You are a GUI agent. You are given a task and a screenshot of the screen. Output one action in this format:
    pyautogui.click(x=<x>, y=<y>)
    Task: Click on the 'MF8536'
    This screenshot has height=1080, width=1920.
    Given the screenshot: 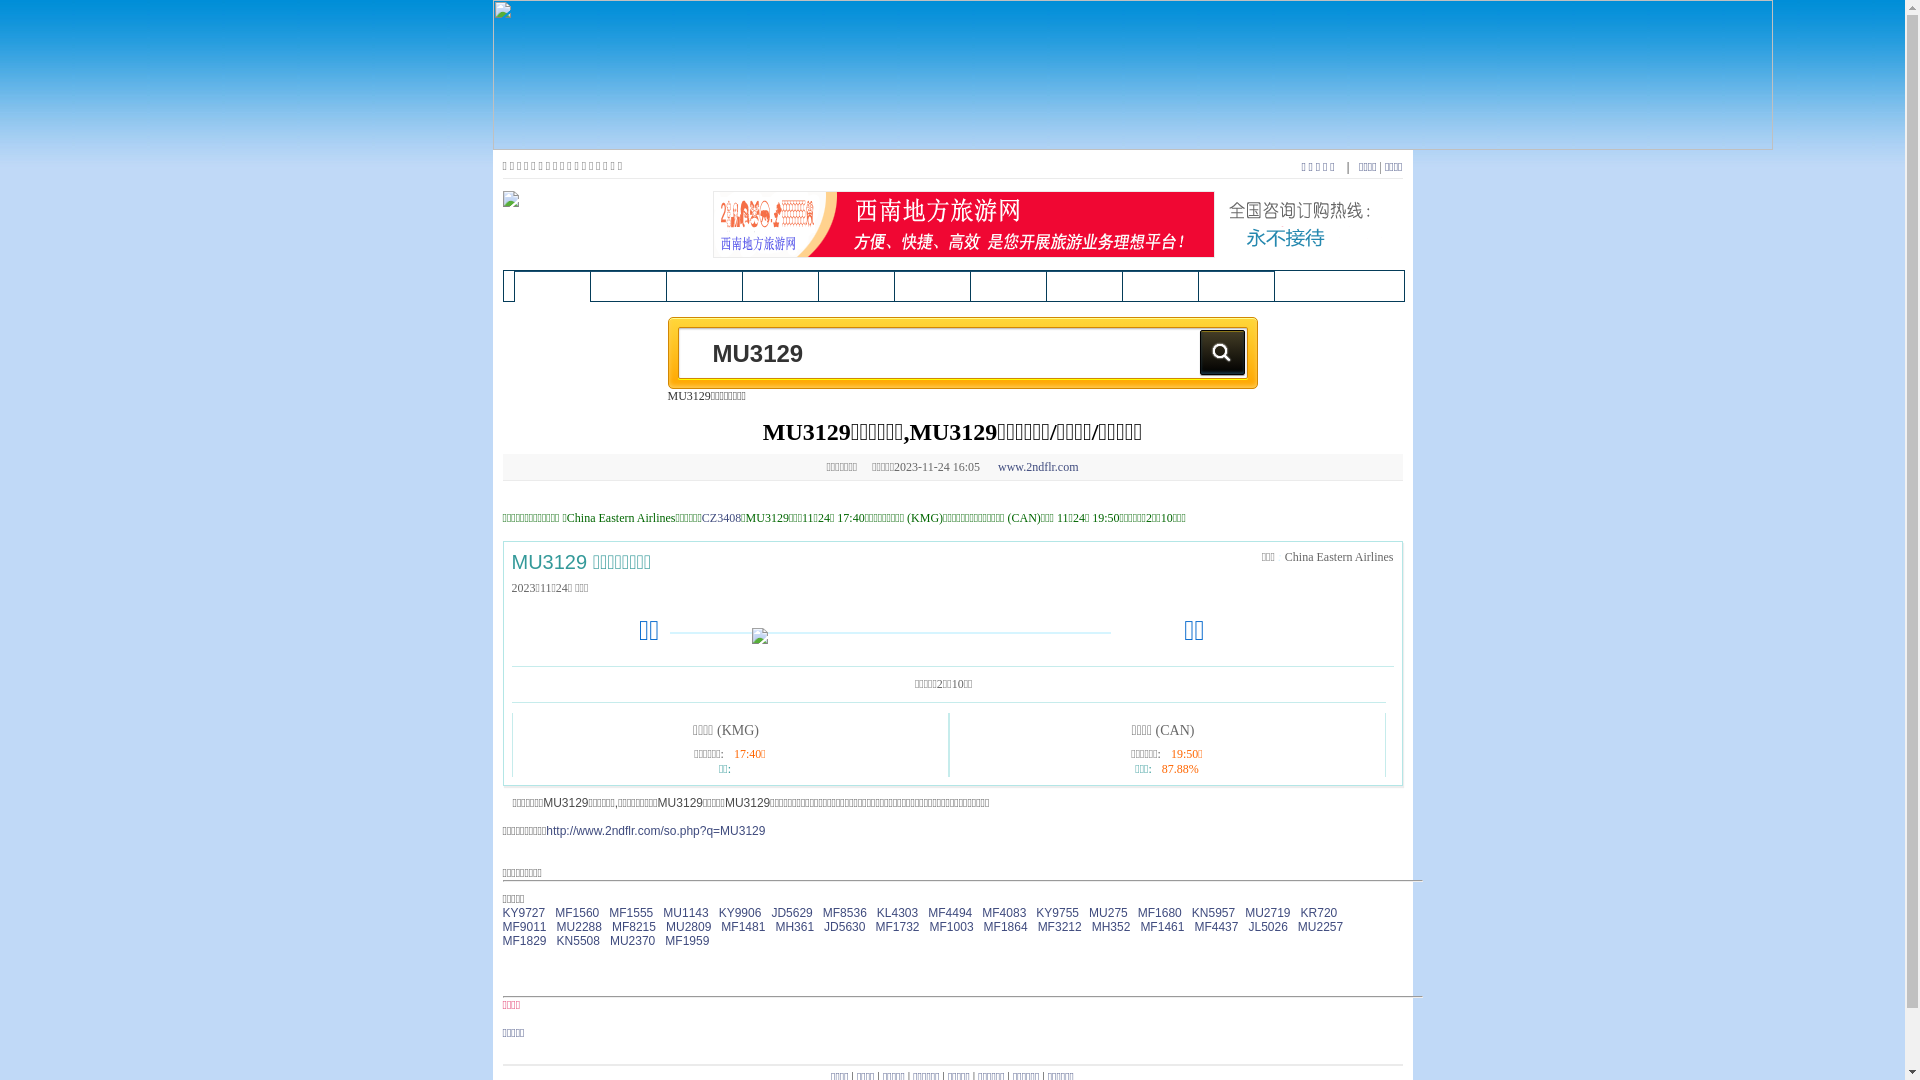 What is the action you would take?
    pyautogui.click(x=844, y=913)
    